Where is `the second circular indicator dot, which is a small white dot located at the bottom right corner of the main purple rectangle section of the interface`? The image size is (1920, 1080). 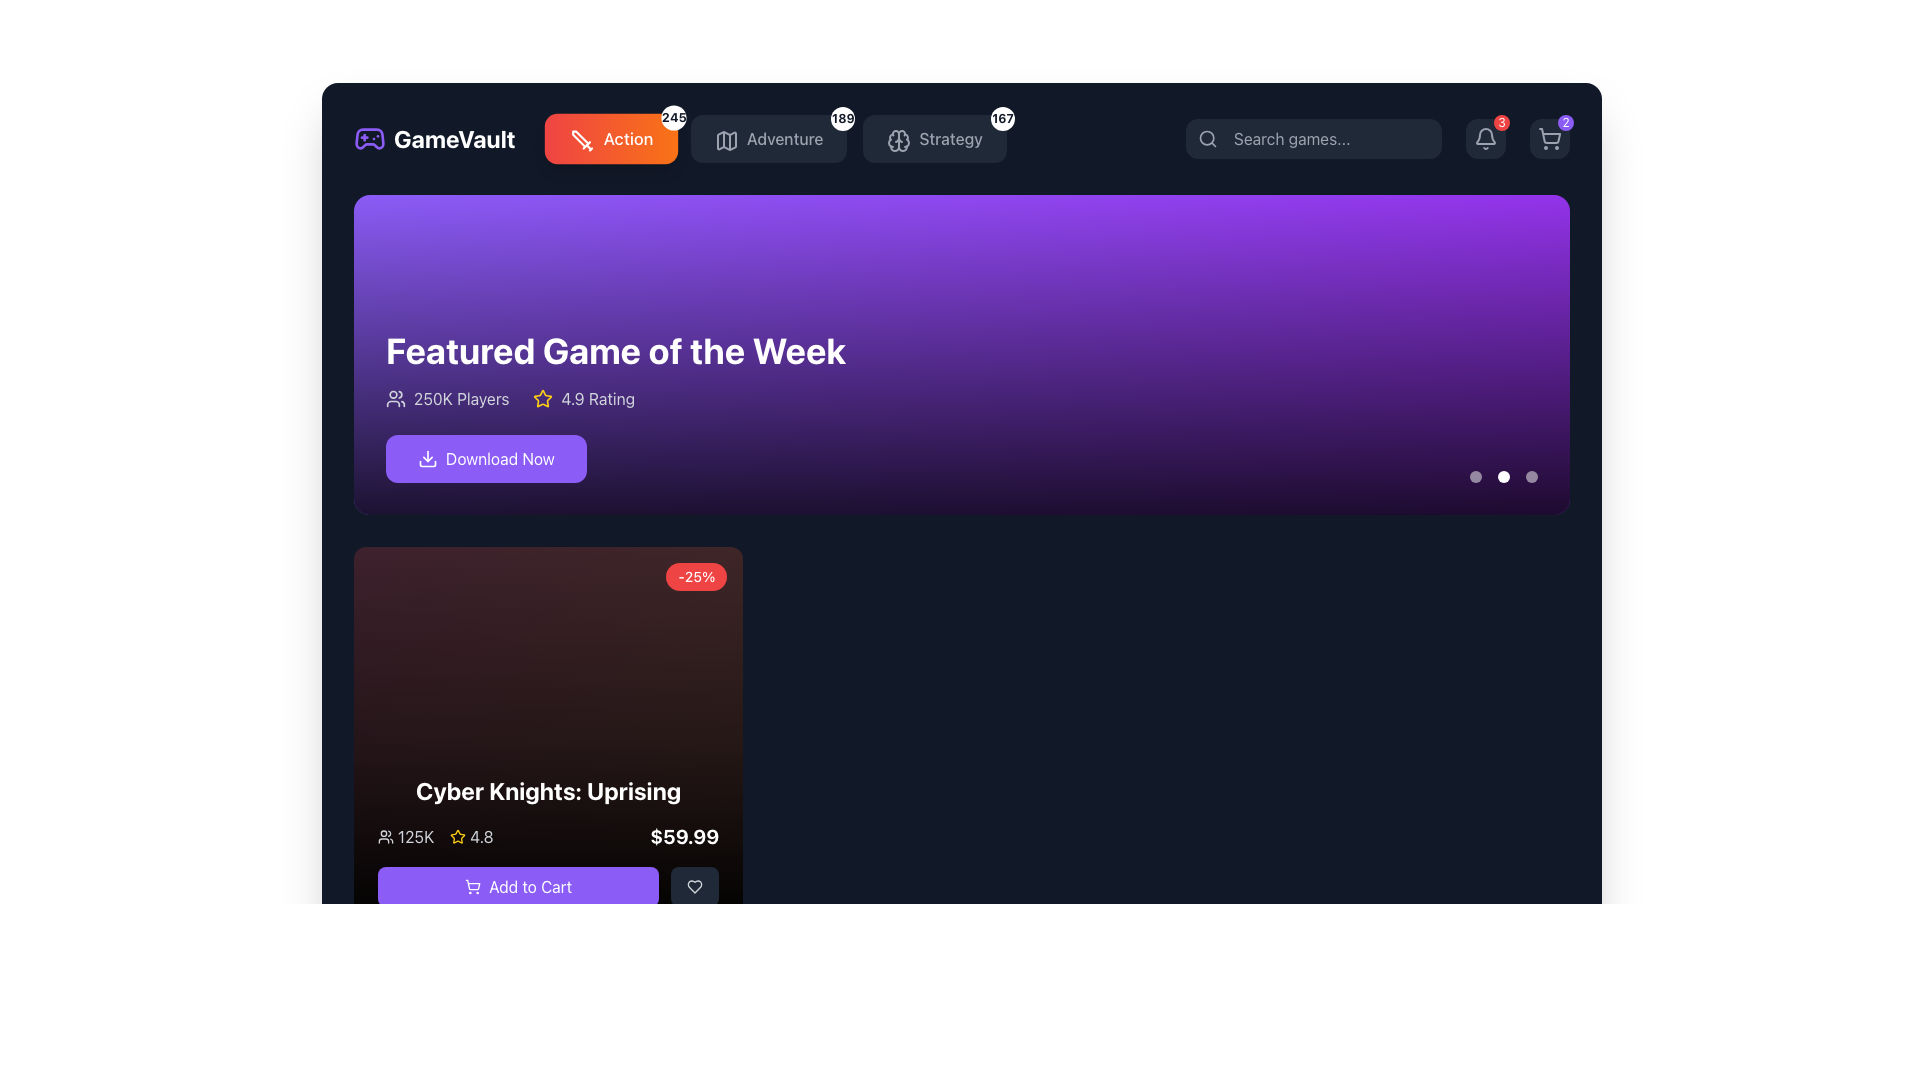
the second circular indicator dot, which is a small white dot located at the bottom right corner of the main purple rectangle section of the interface is located at coordinates (1503, 477).